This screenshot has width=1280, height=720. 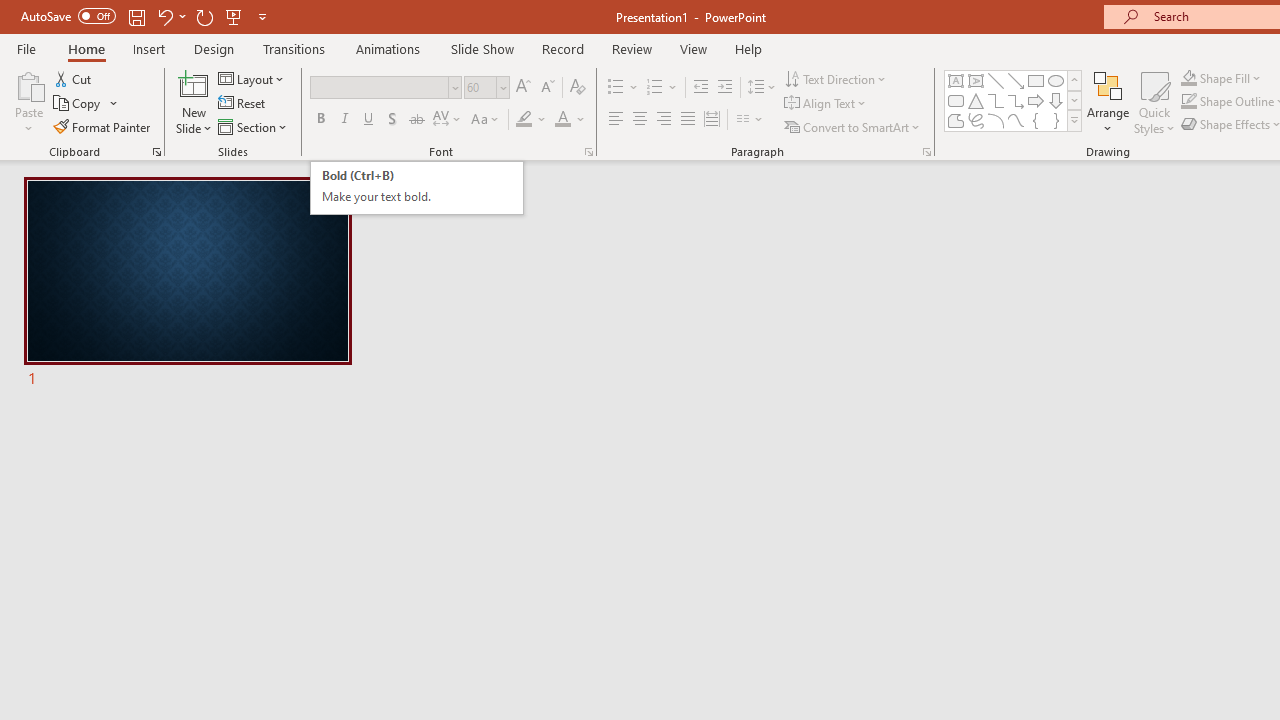 What do you see at coordinates (1189, 77) in the screenshot?
I see `'Shape Fill Orange, Accent 2'` at bounding box center [1189, 77].